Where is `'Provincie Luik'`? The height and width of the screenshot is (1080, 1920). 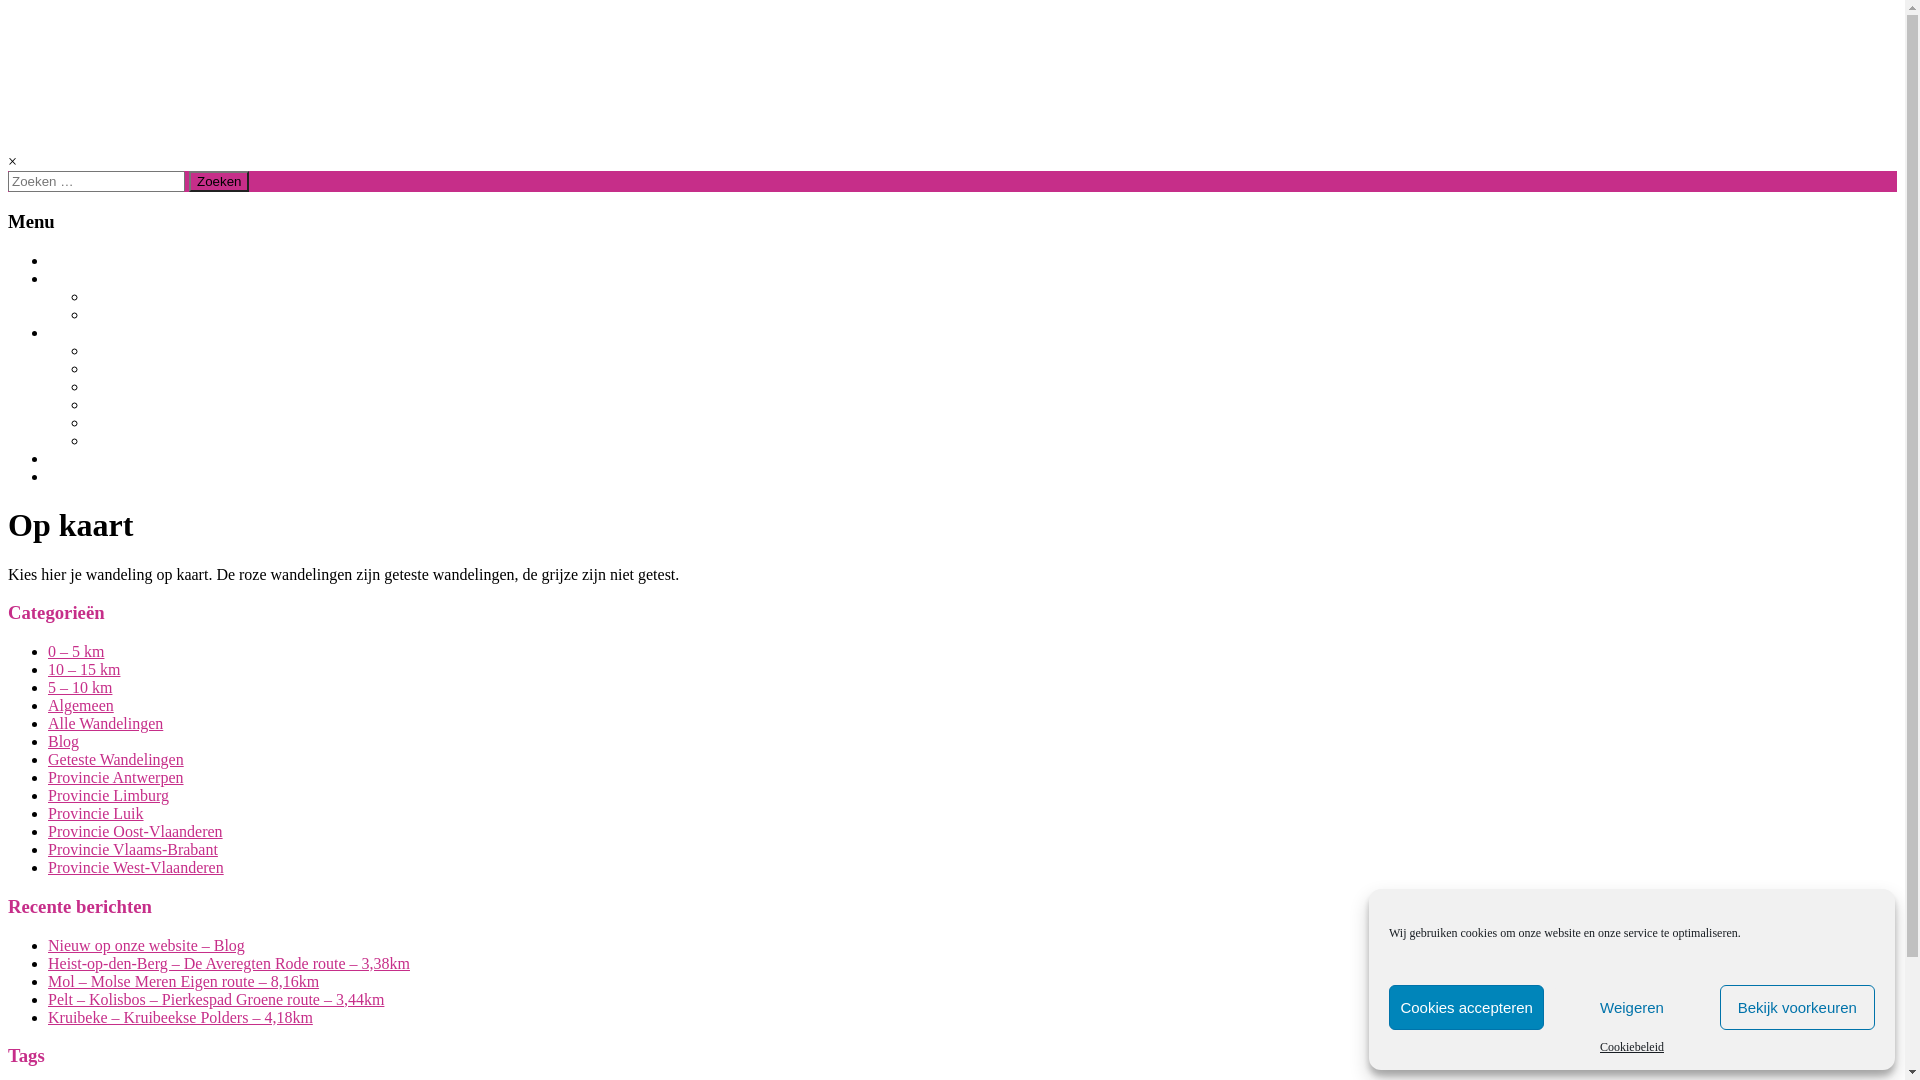
'Provincie Luik' is located at coordinates (95, 813).